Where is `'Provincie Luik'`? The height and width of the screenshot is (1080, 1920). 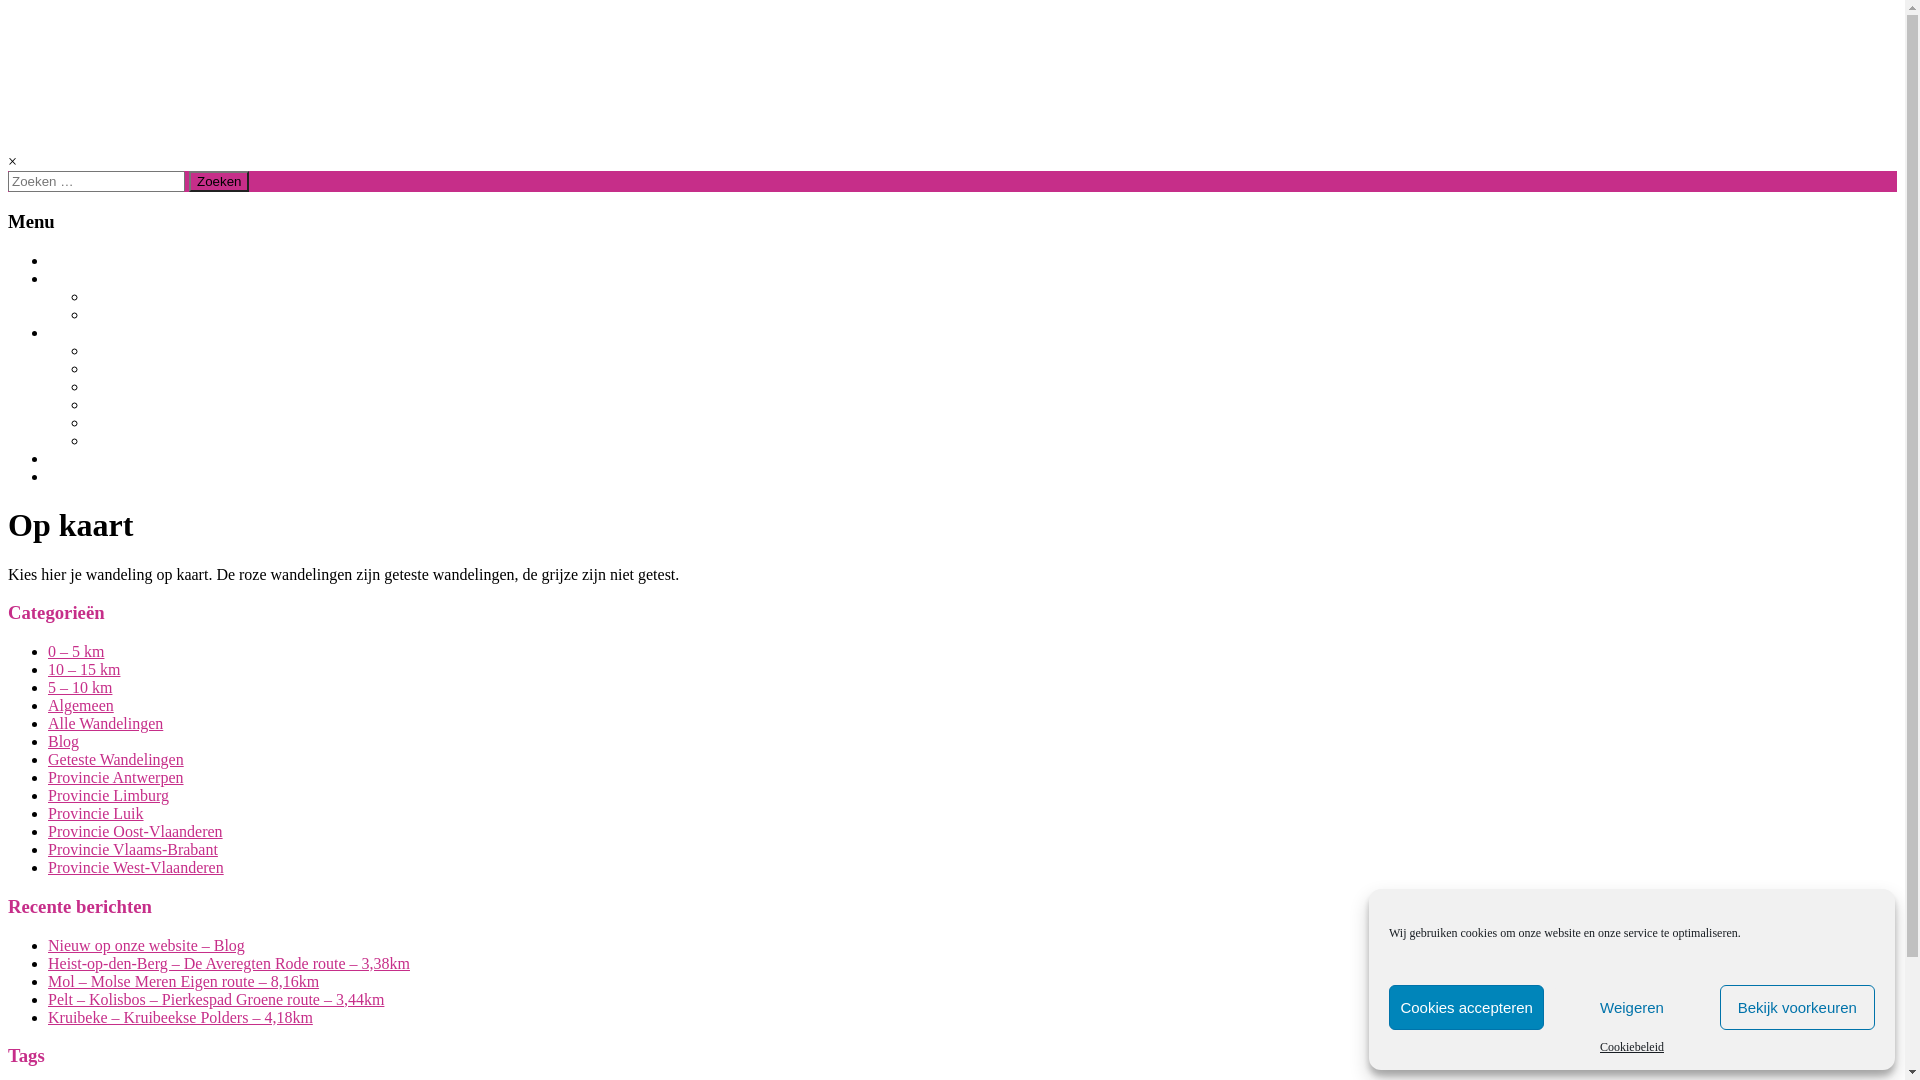
'Provincie Luik' is located at coordinates (95, 813).